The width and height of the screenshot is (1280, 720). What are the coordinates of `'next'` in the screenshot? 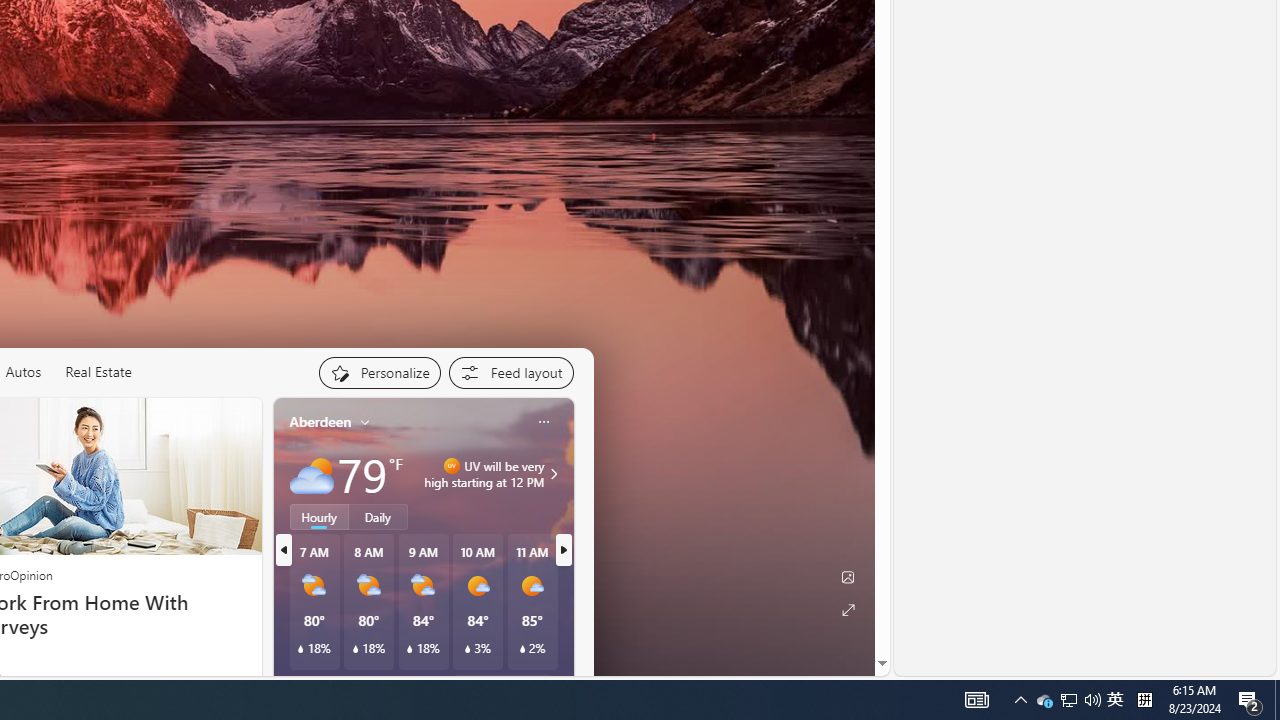 It's located at (562, 550).